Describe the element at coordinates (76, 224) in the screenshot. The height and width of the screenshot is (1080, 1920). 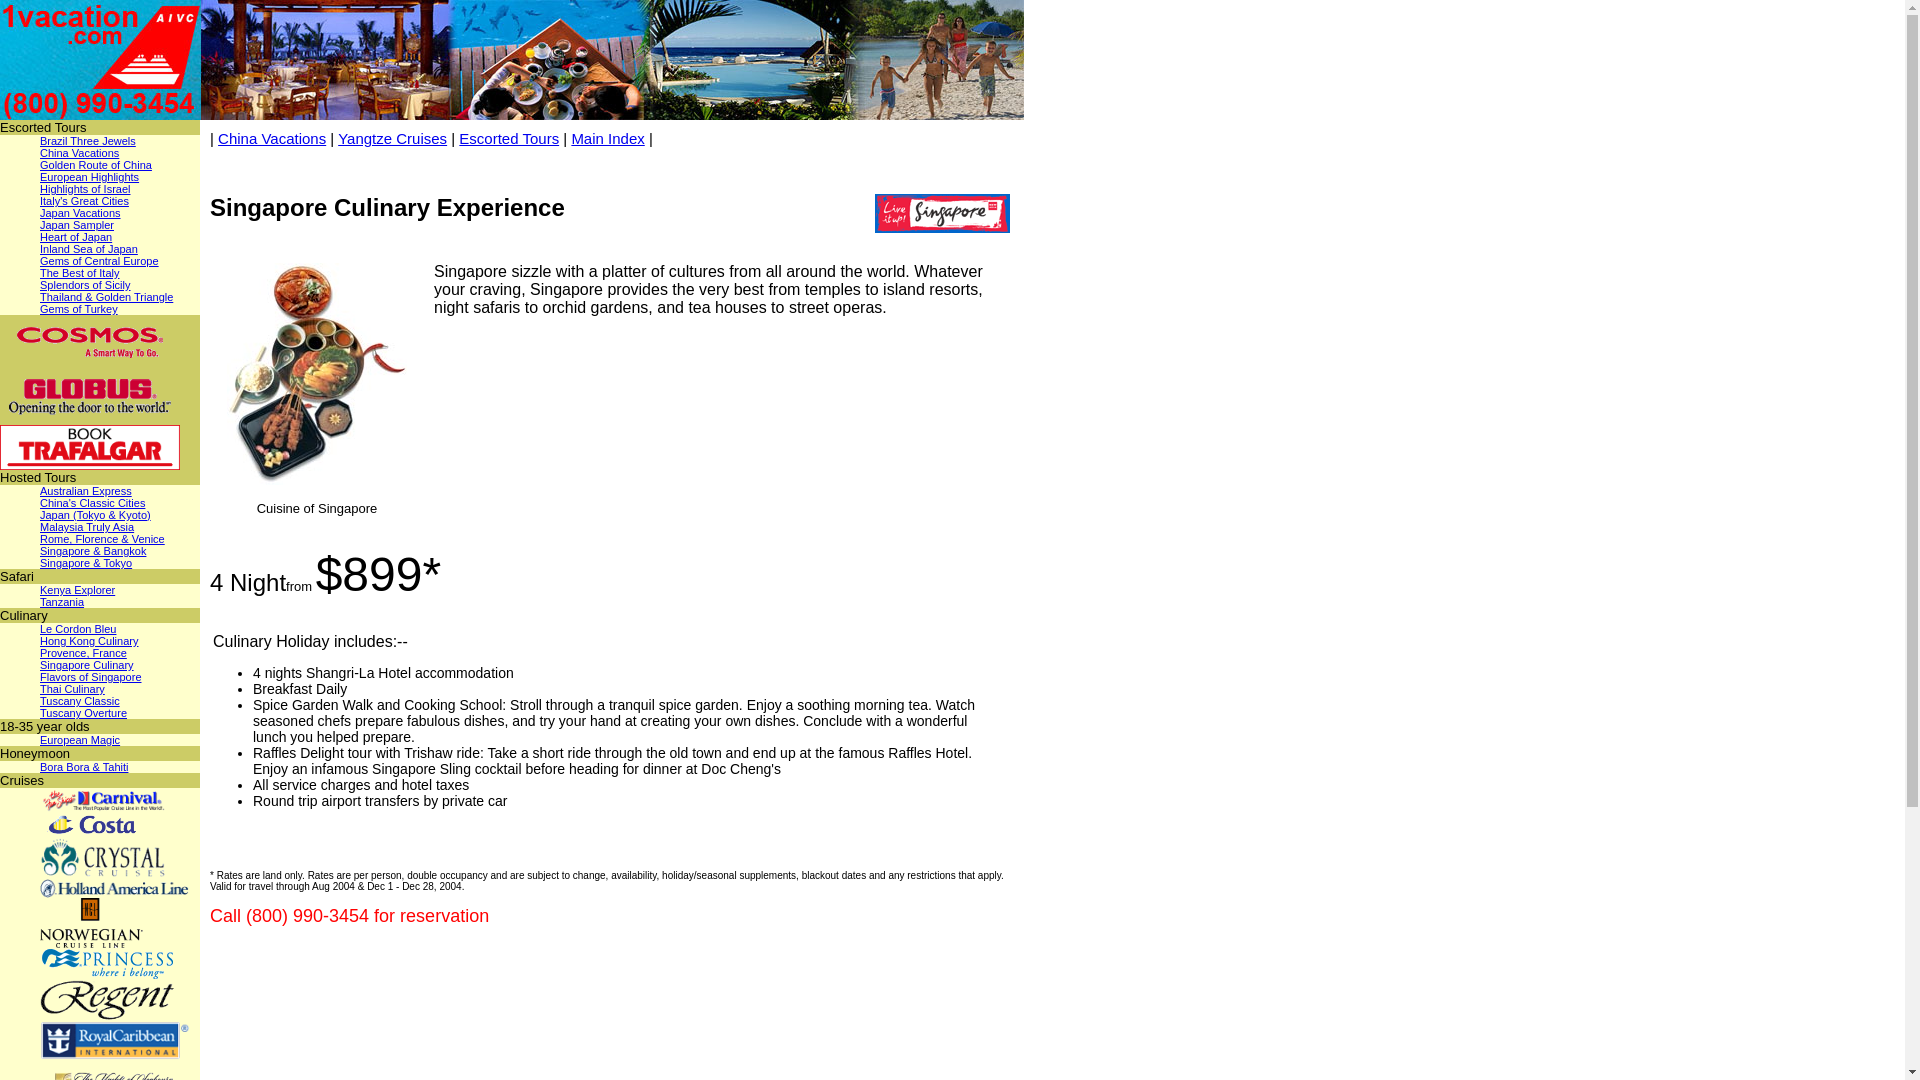
I see `'Japan Sampler'` at that location.